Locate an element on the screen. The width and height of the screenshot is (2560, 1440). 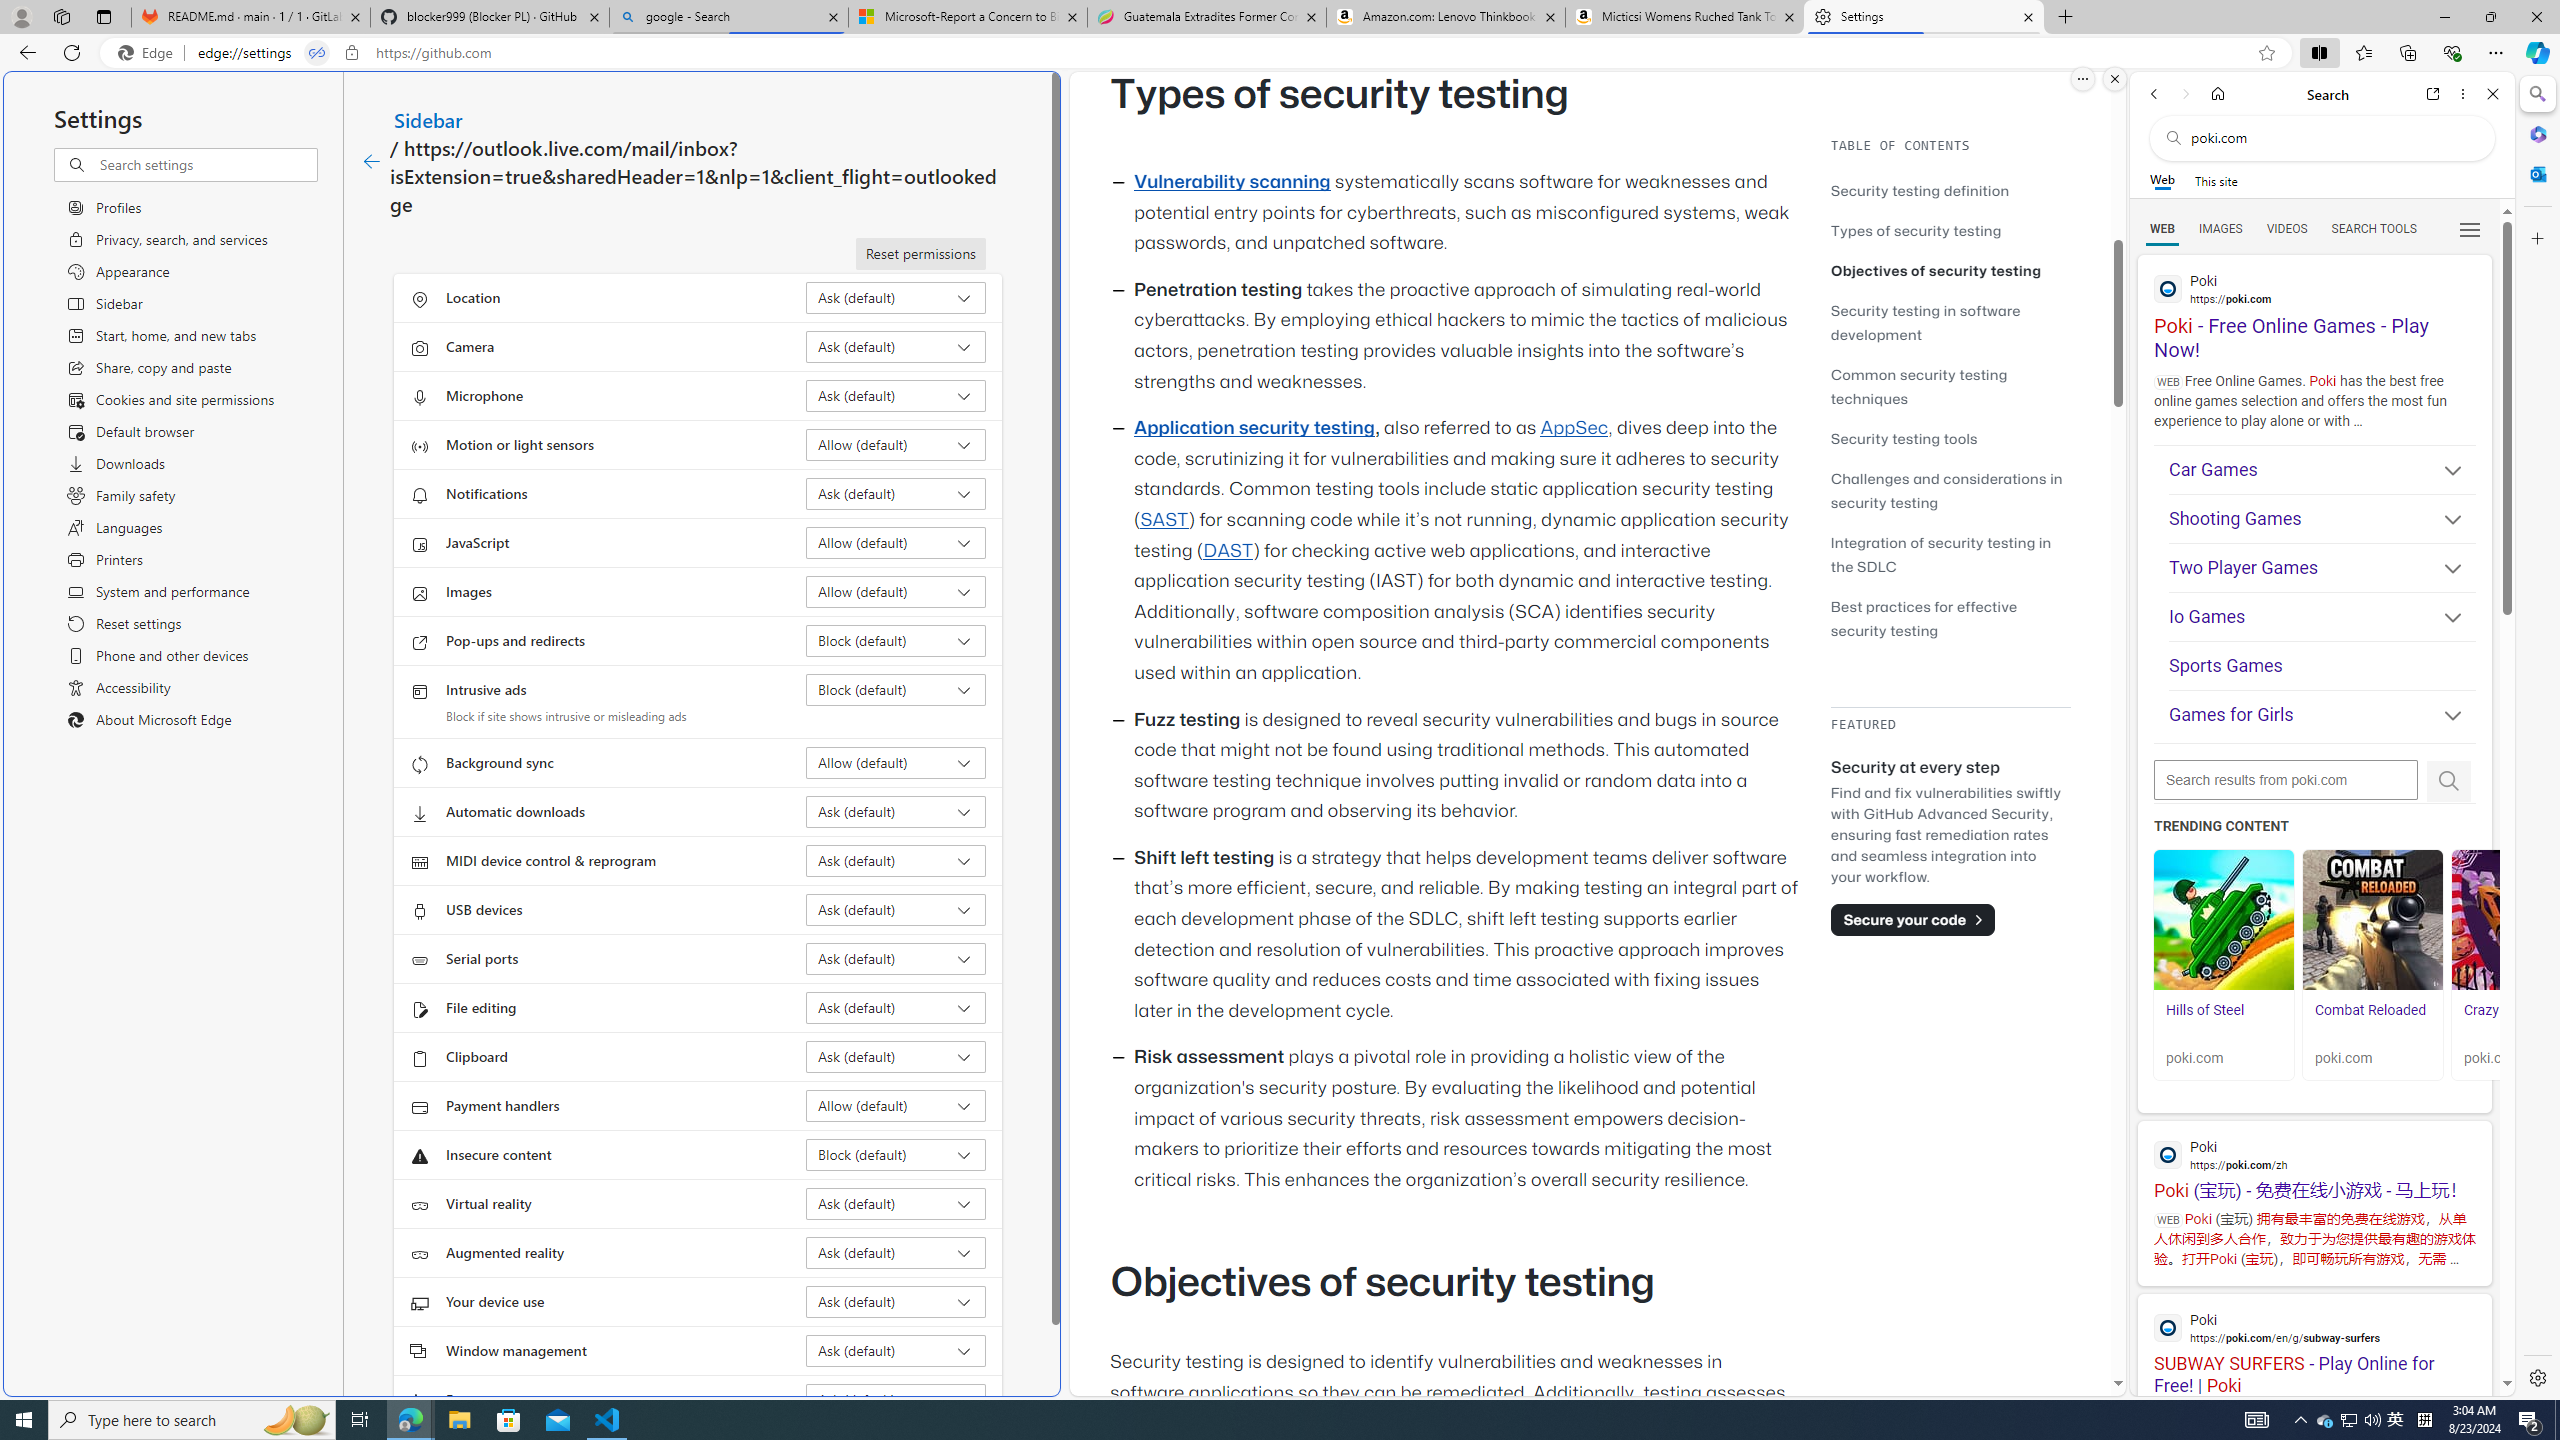
'Security testing definition' is located at coordinates (1949, 189).